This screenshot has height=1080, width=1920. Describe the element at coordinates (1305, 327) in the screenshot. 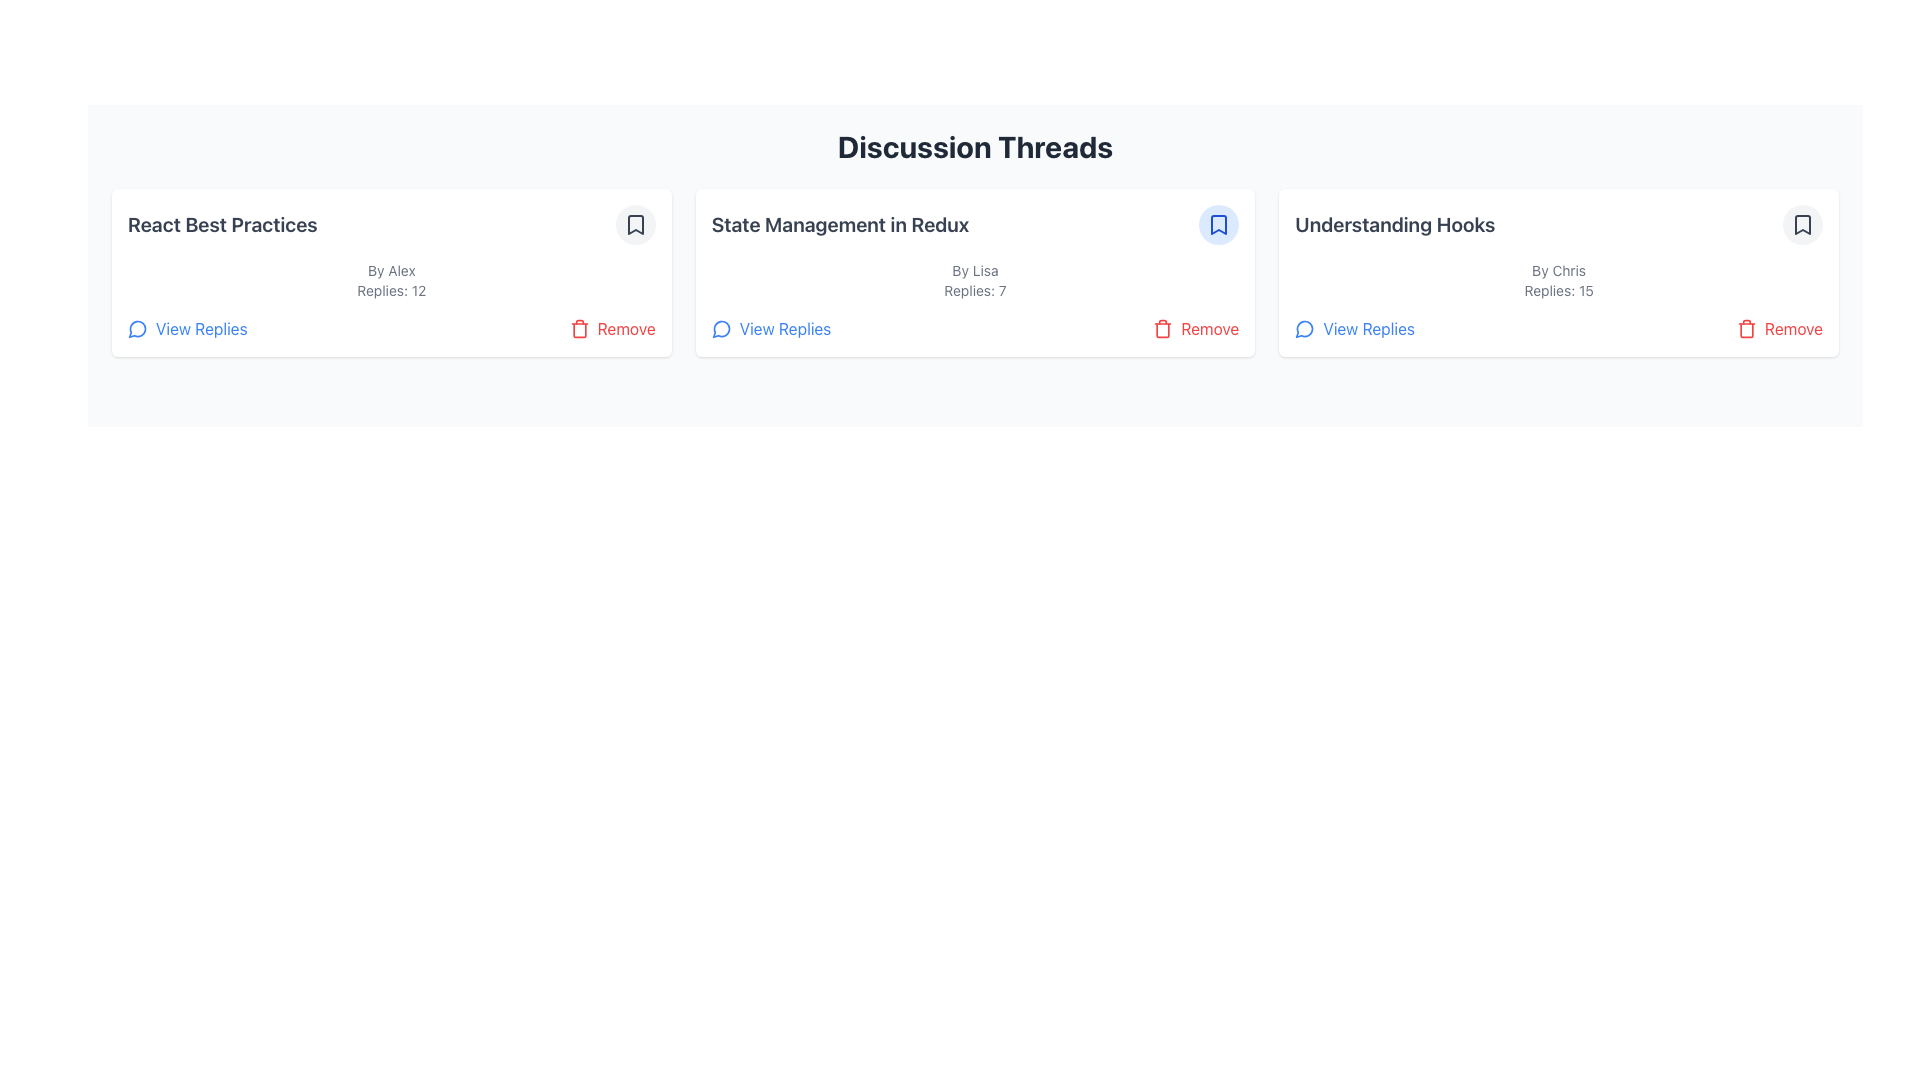

I see `the 'View Replies' icon located to the left of the 'View Replies' text within the discussion card titled 'Understanding Hooks'` at that location.